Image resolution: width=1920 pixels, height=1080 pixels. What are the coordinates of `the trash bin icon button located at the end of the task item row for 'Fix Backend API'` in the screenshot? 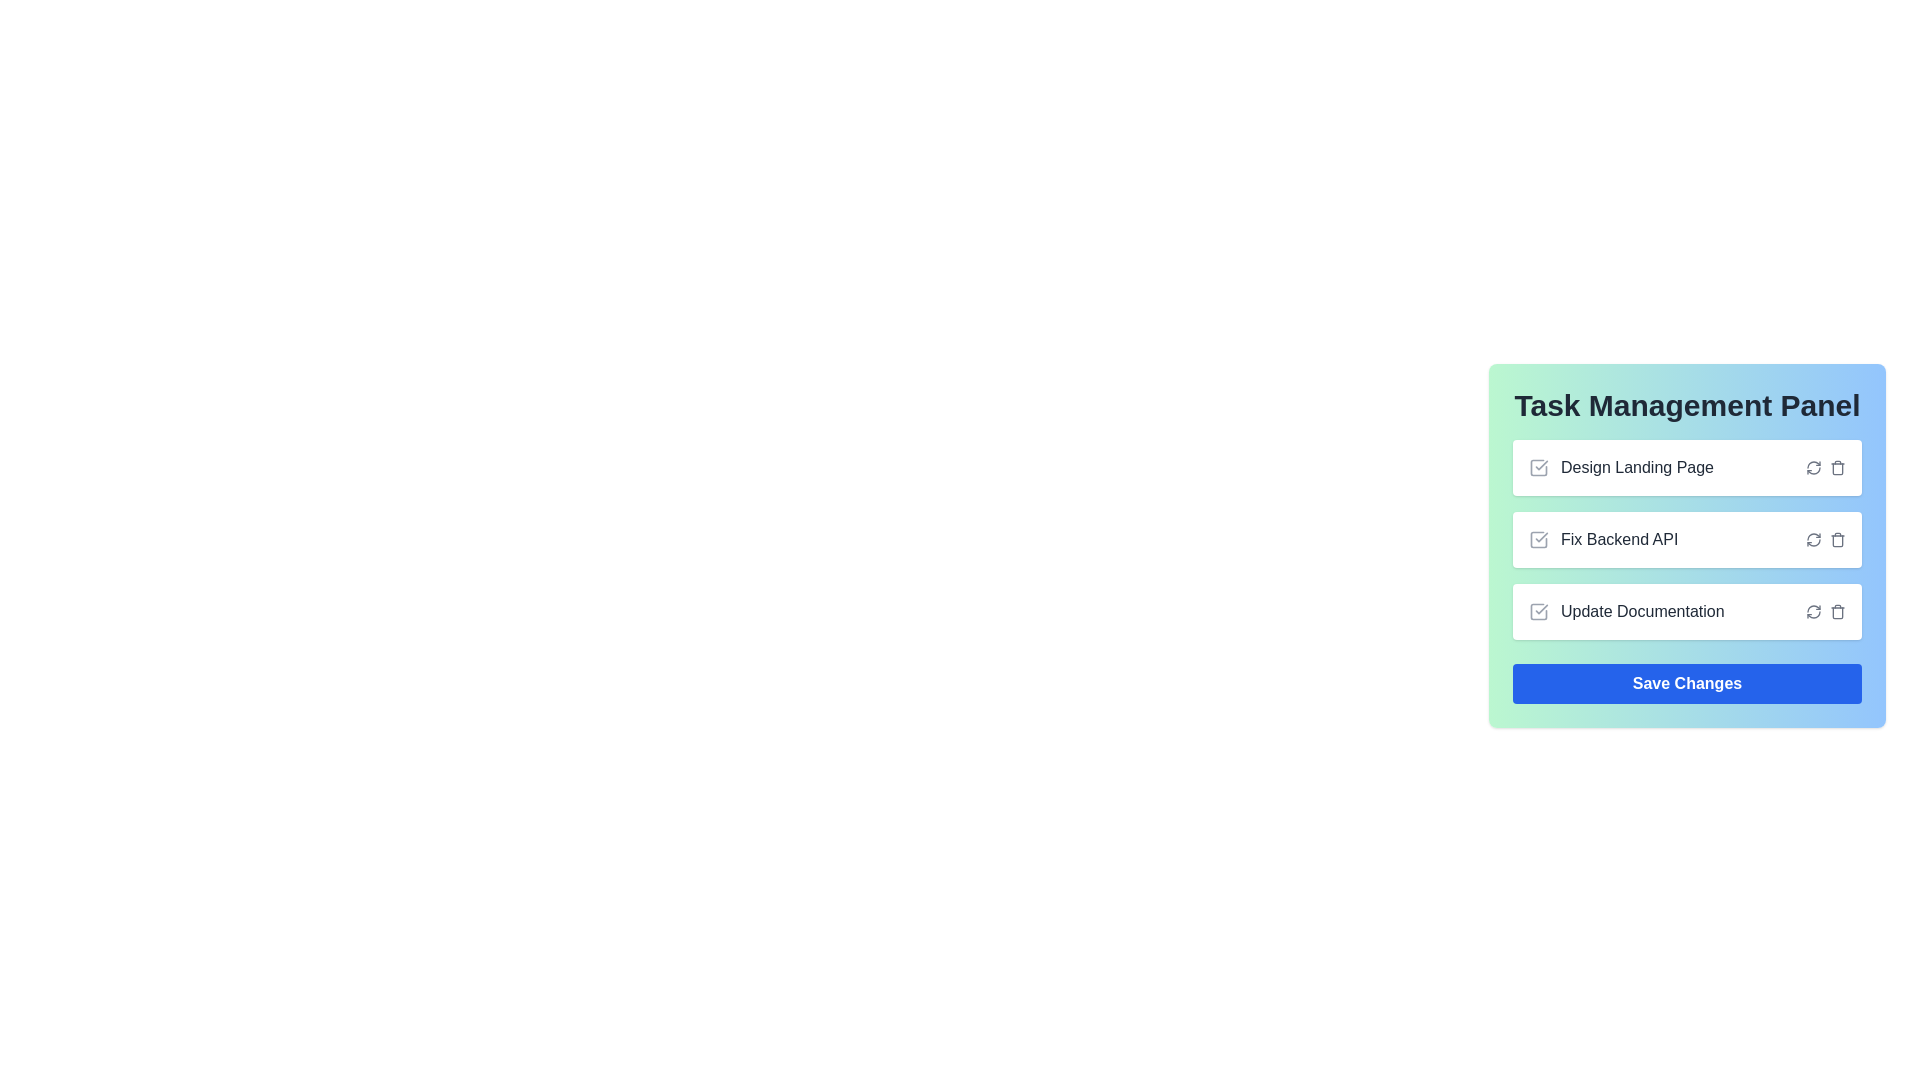 It's located at (1838, 540).